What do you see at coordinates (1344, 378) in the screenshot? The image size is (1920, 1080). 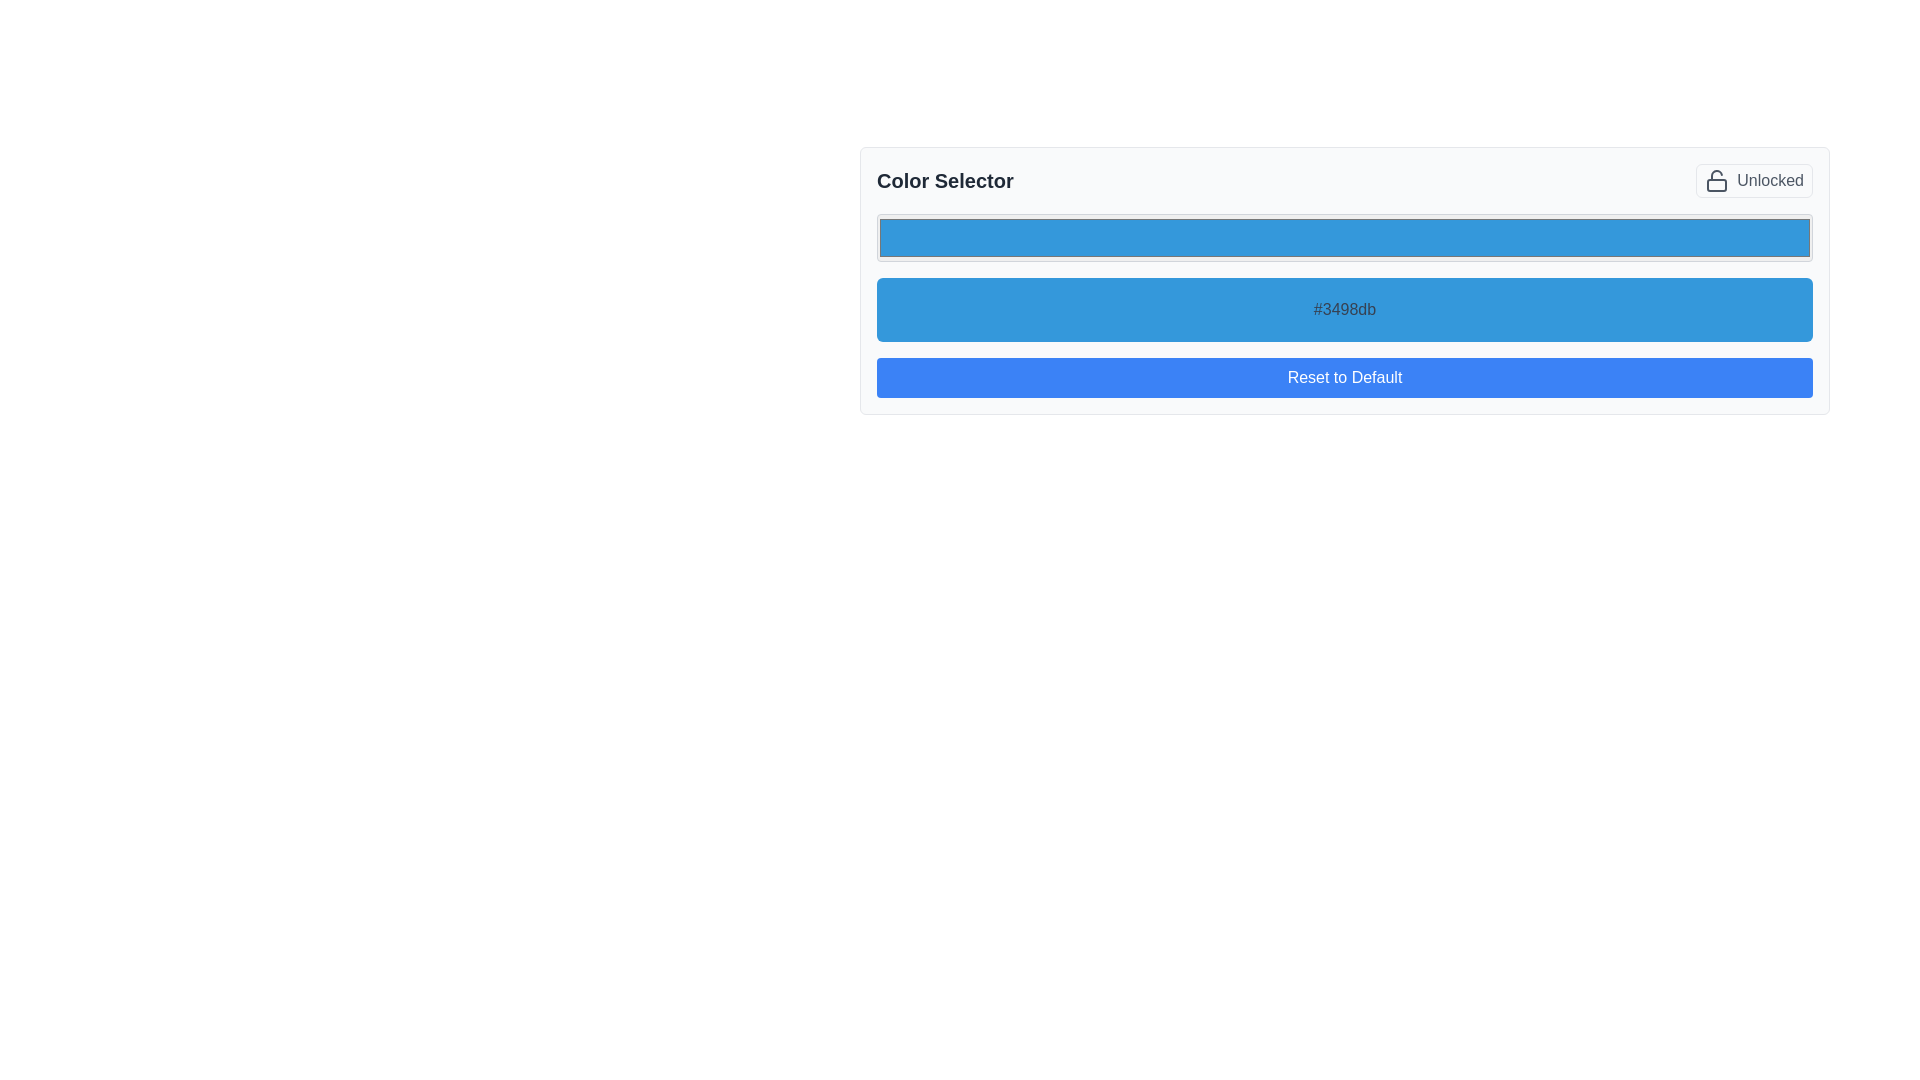 I see `the blue button labeled 'Reset to Default'` at bounding box center [1344, 378].